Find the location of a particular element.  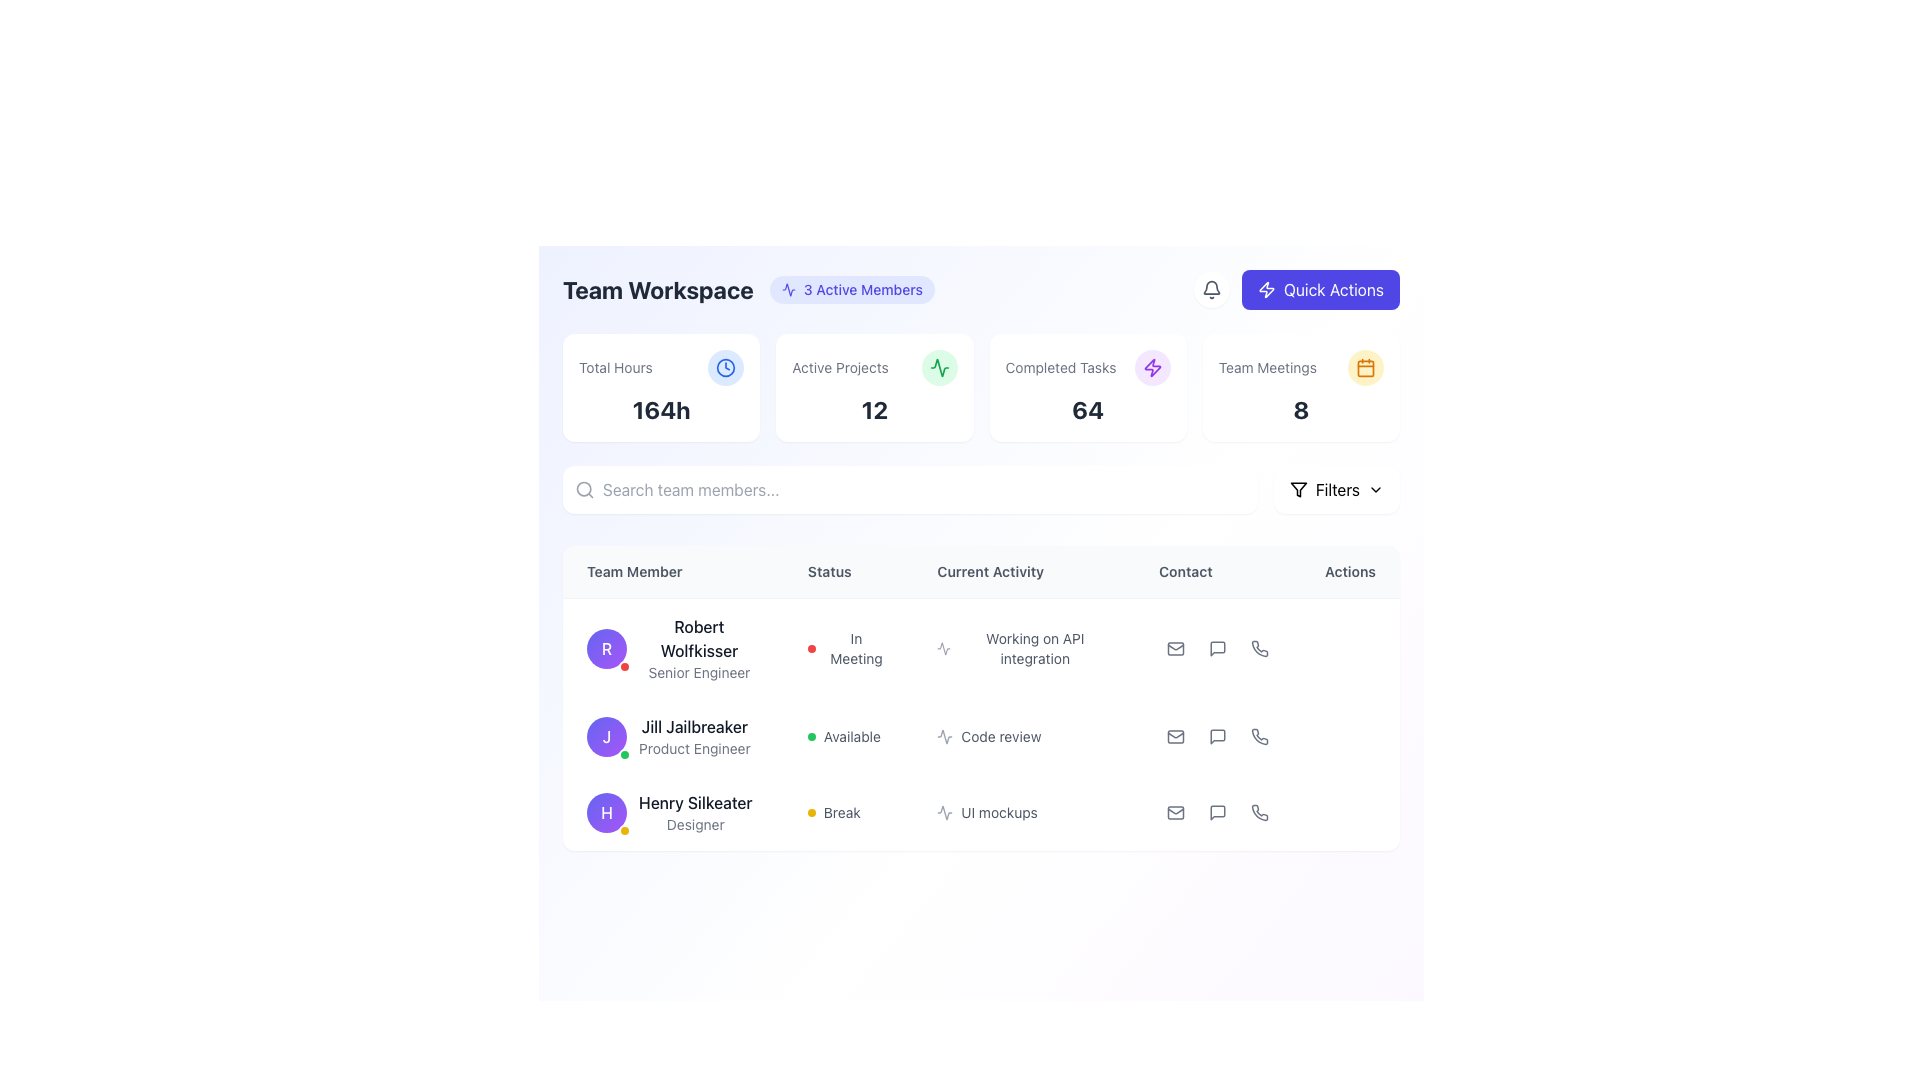

the messaging SVG Icon located in the 'Actions' column of the second row of the team members table, adjacent to user 'Jill Jailbreaker' under the 'Contact' section is located at coordinates (1217, 648).